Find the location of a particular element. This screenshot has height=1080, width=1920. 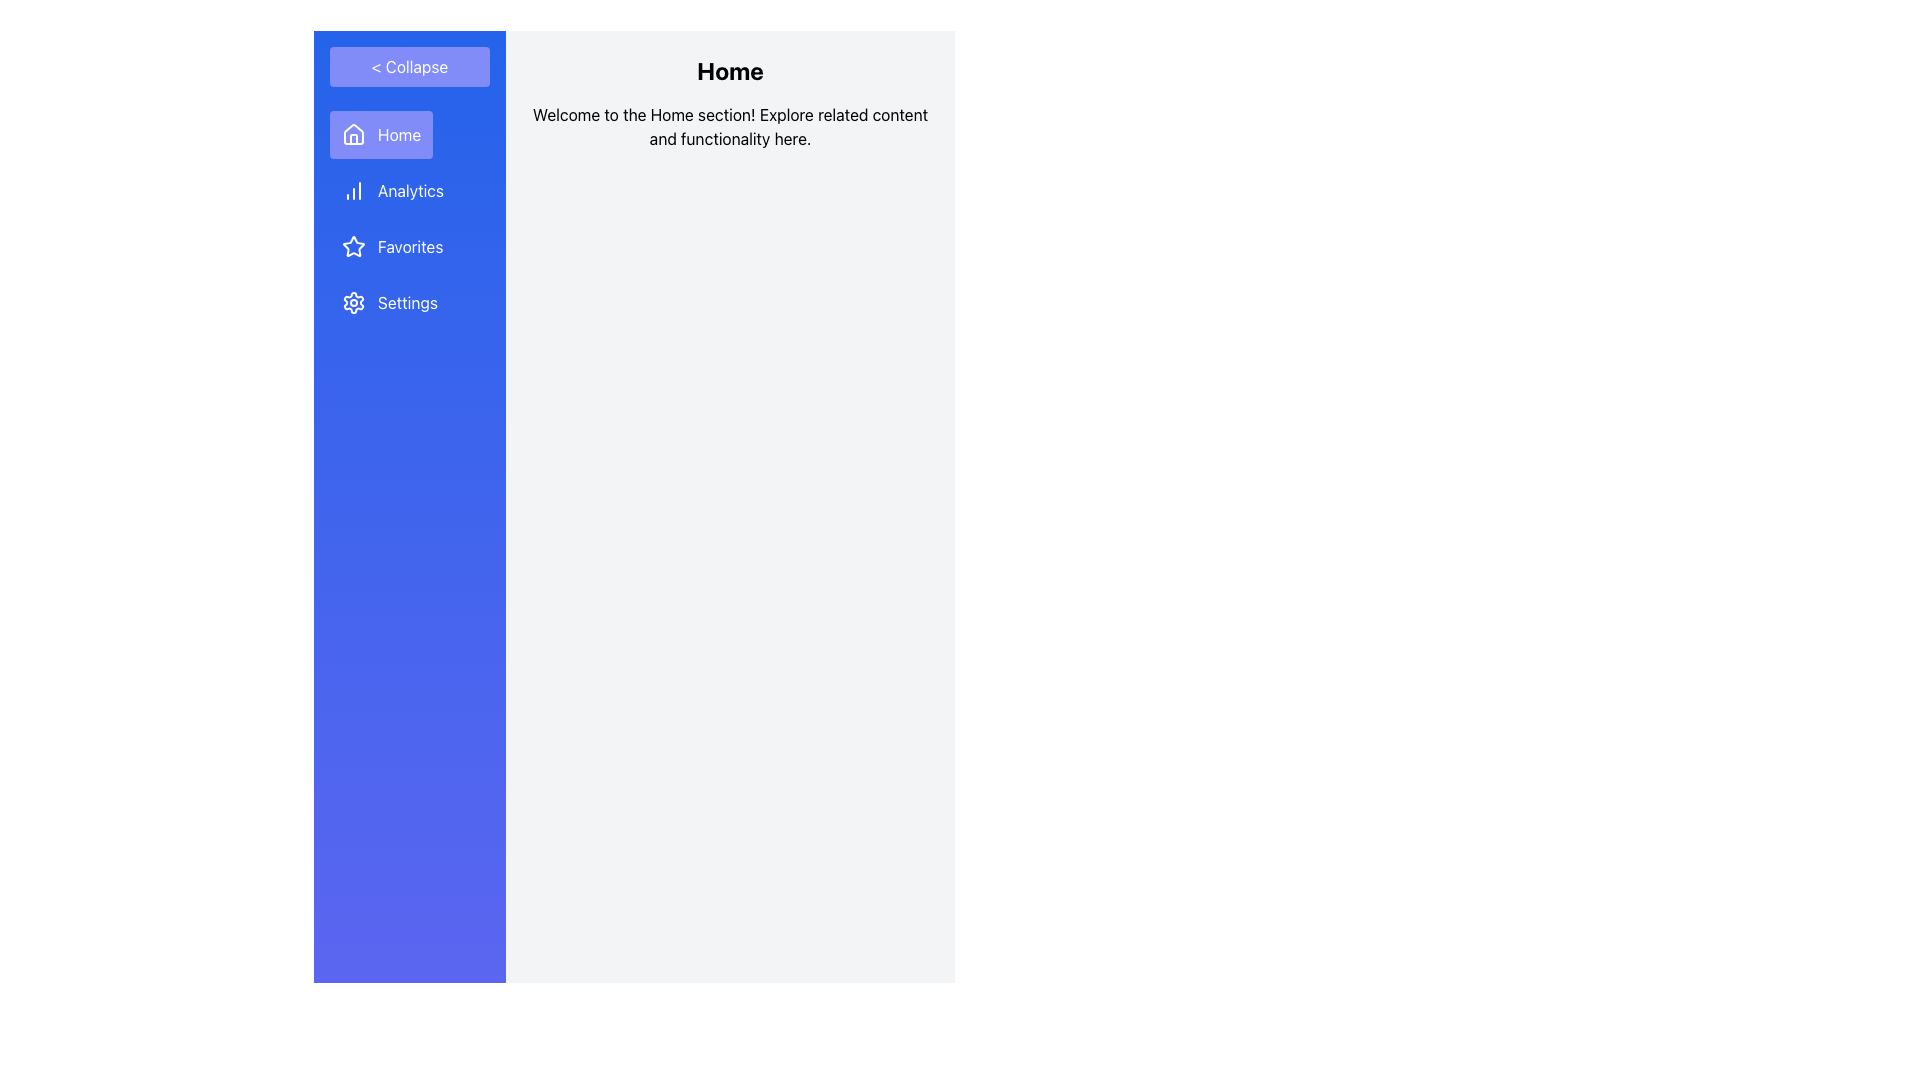

the 'Favorites' icon located in the sidebar menu is located at coordinates (354, 245).